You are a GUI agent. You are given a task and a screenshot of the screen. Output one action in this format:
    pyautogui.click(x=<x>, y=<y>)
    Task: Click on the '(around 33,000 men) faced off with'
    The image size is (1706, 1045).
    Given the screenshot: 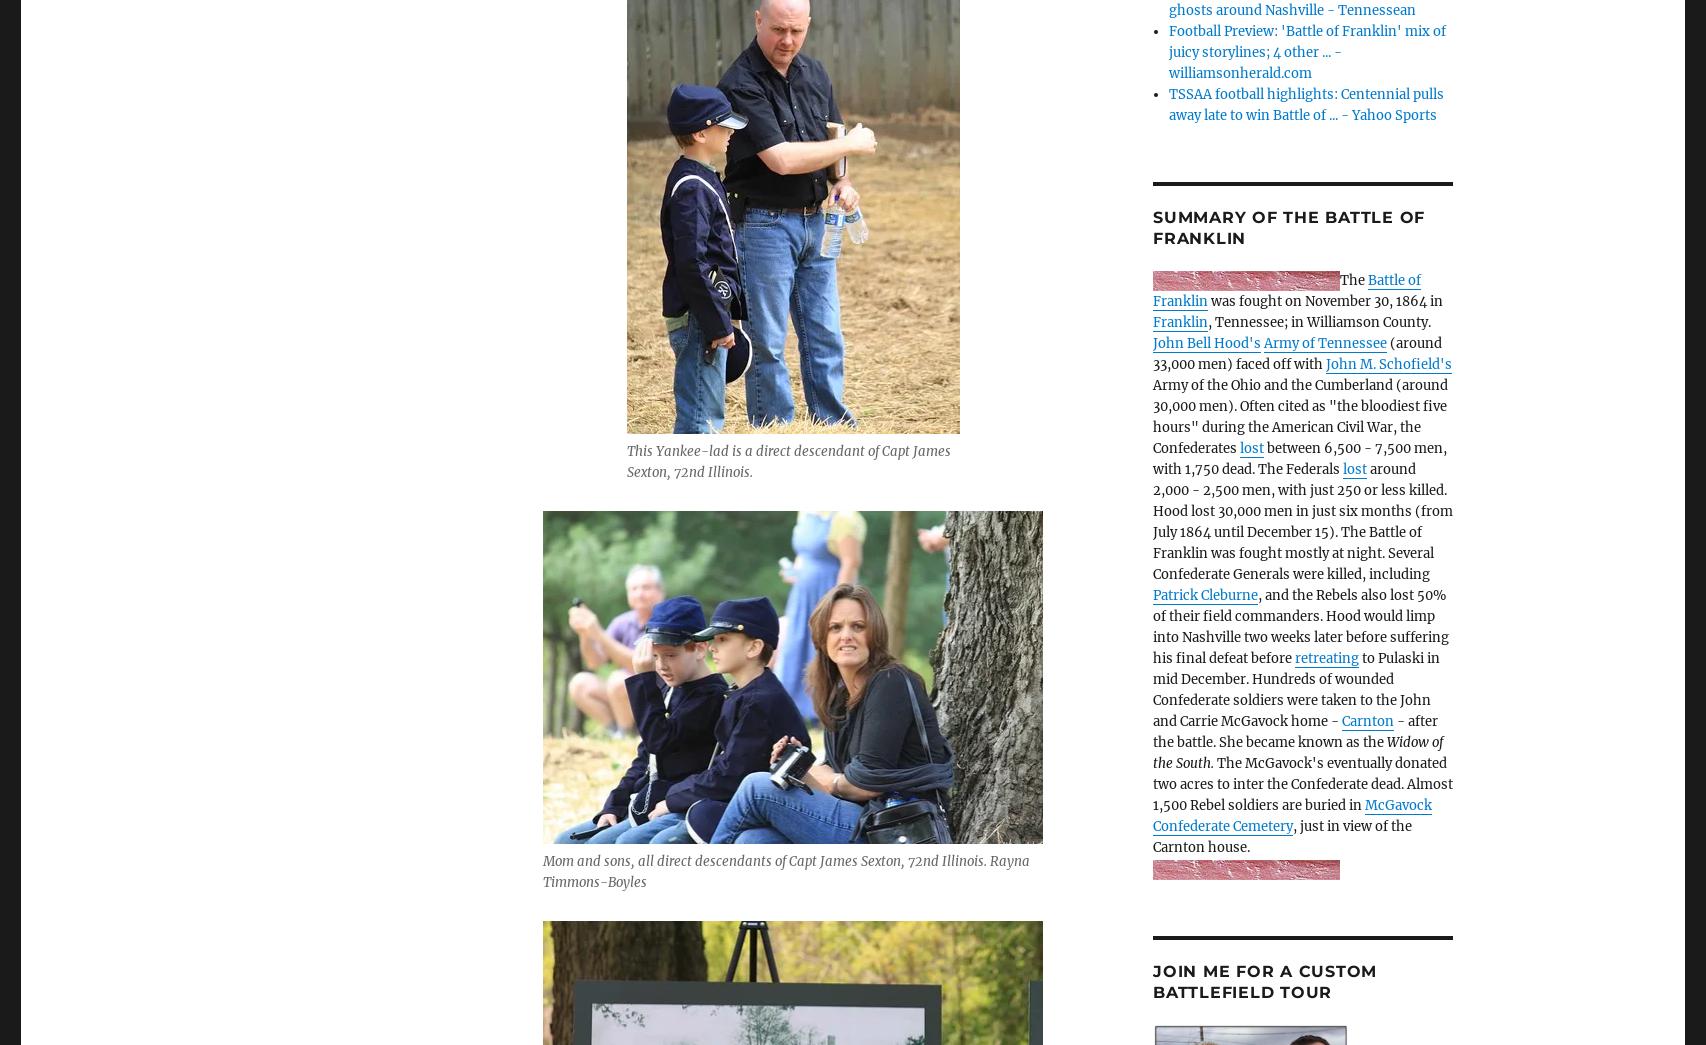 What is the action you would take?
    pyautogui.click(x=1296, y=353)
    